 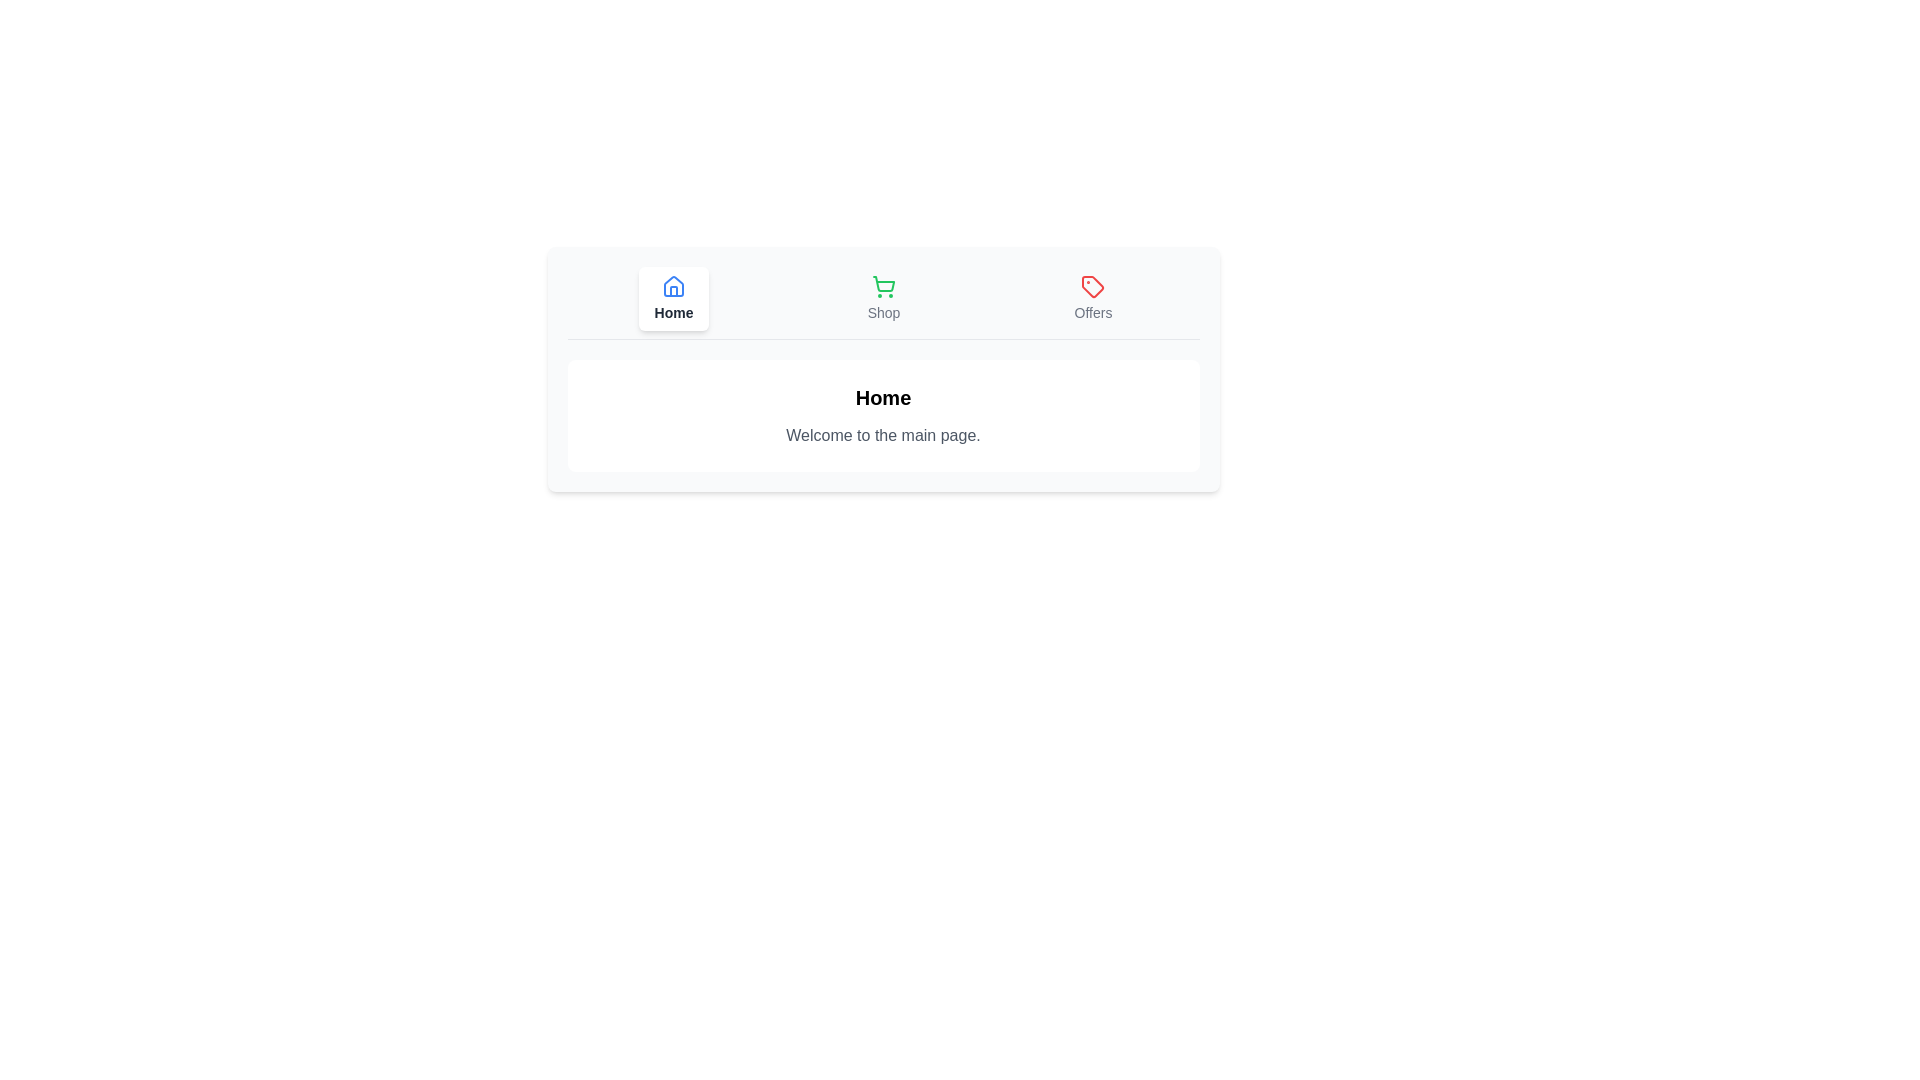 What do you see at coordinates (1092, 299) in the screenshot?
I see `the button corresponding to the section Offers to select it` at bounding box center [1092, 299].